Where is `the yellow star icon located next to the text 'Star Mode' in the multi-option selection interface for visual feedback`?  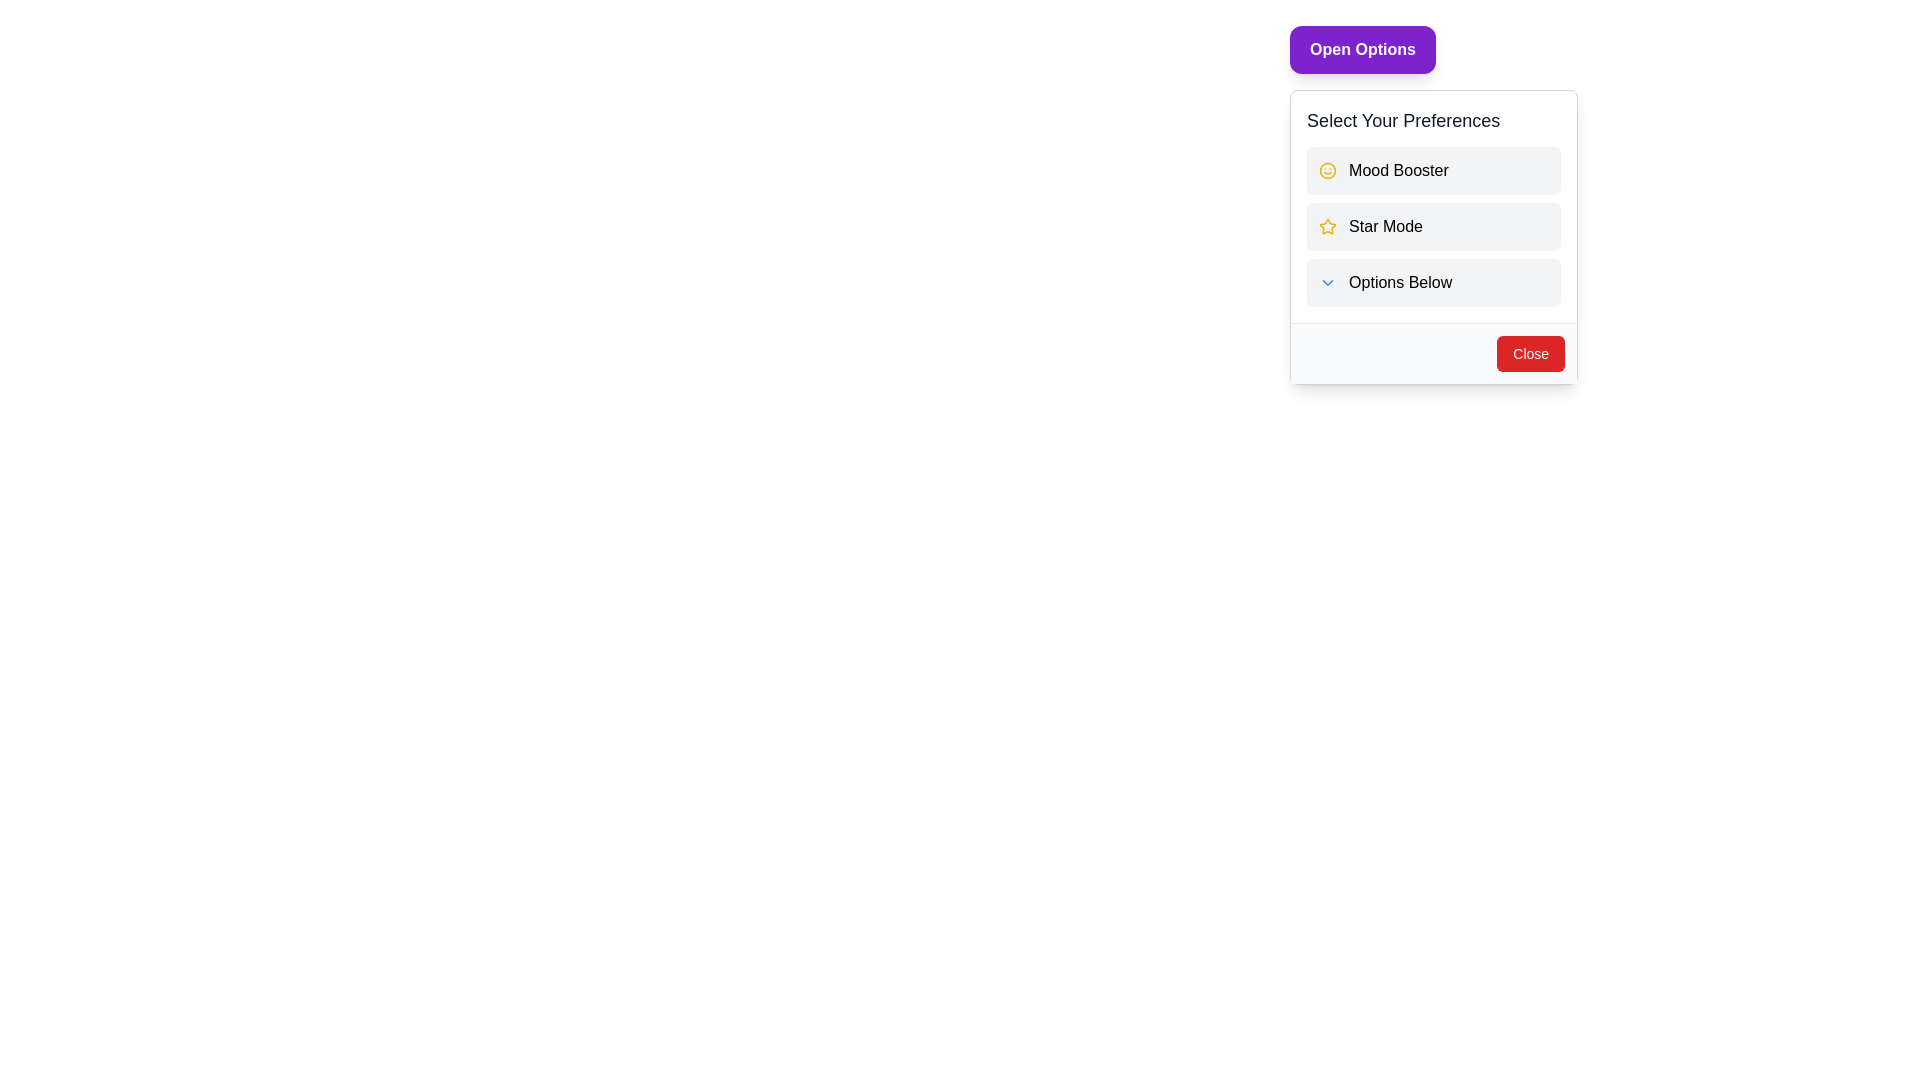 the yellow star icon located next to the text 'Star Mode' in the multi-option selection interface for visual feedback is located at coordinates (1328, 226).